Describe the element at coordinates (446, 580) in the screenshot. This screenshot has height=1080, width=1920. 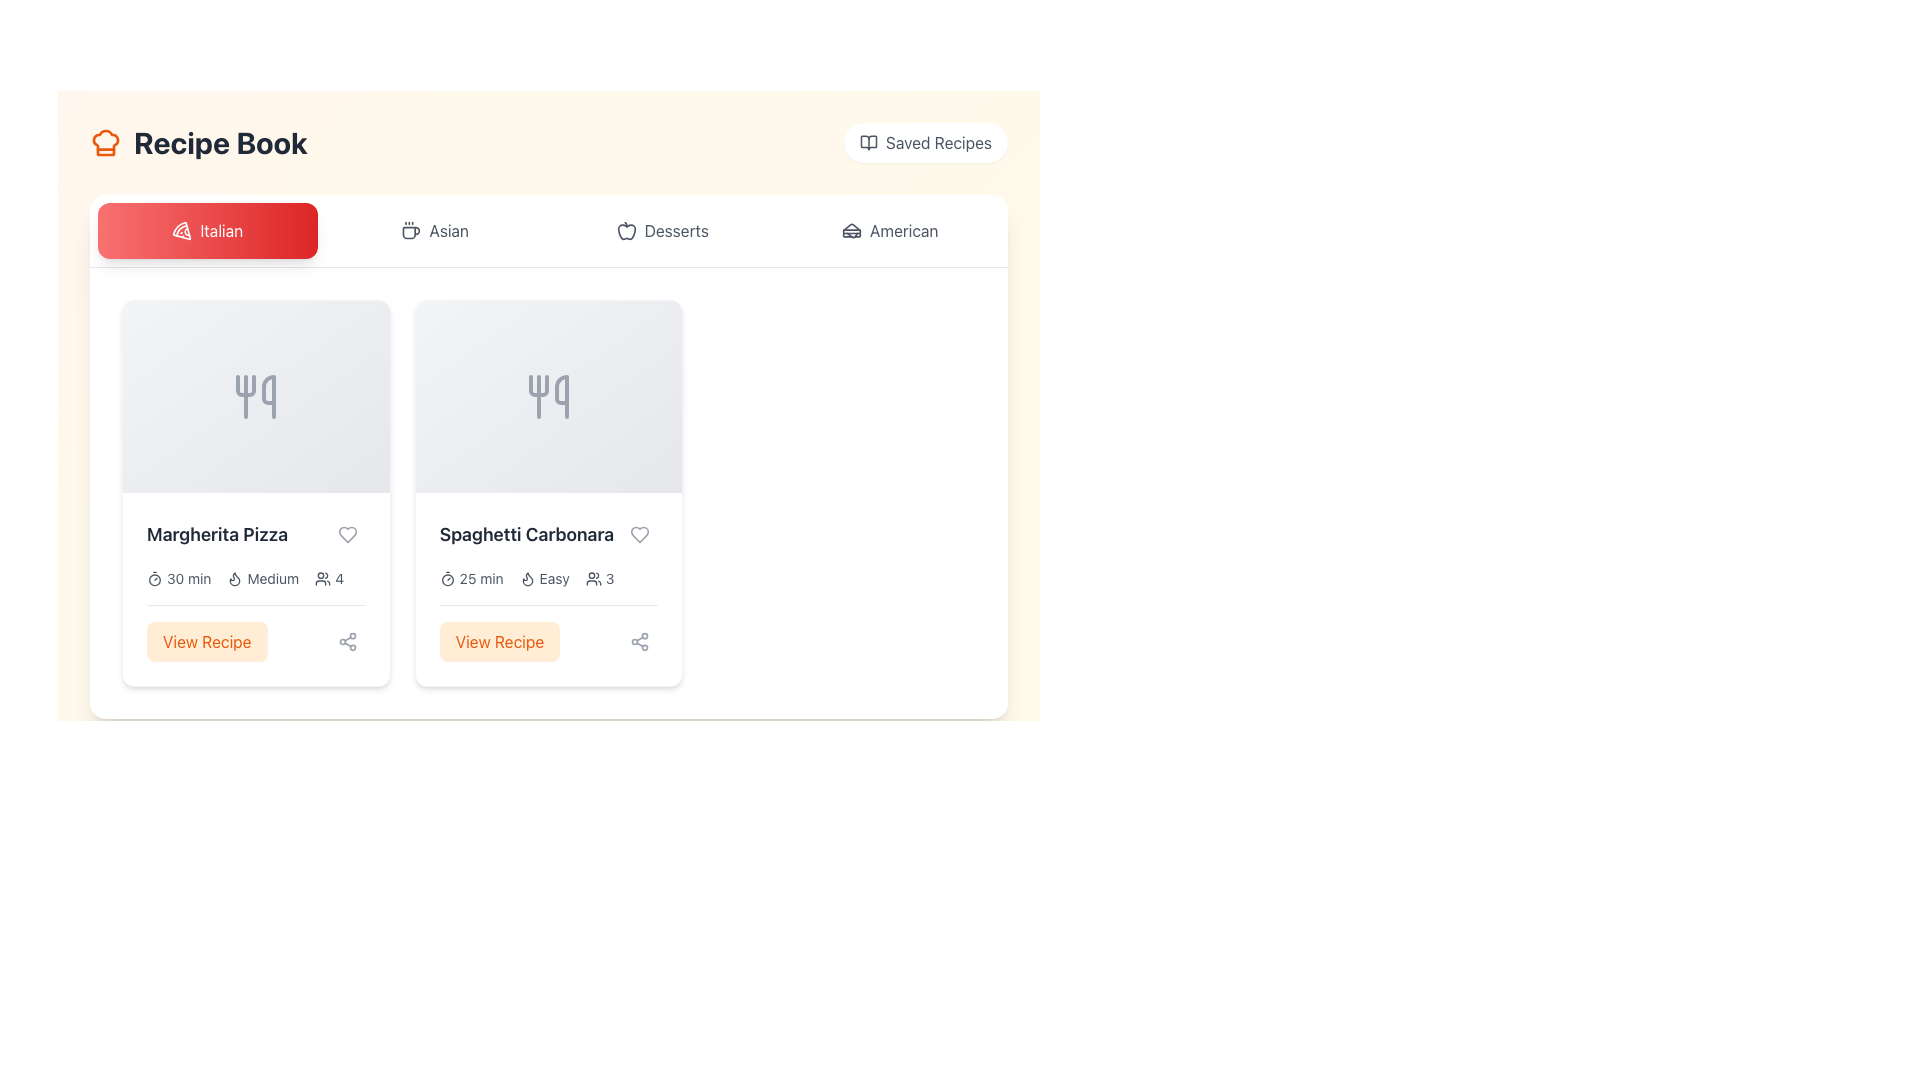
I see `the central circular part of the timer icon, which is a decorative SVG element located near the top of the interface` at that location.